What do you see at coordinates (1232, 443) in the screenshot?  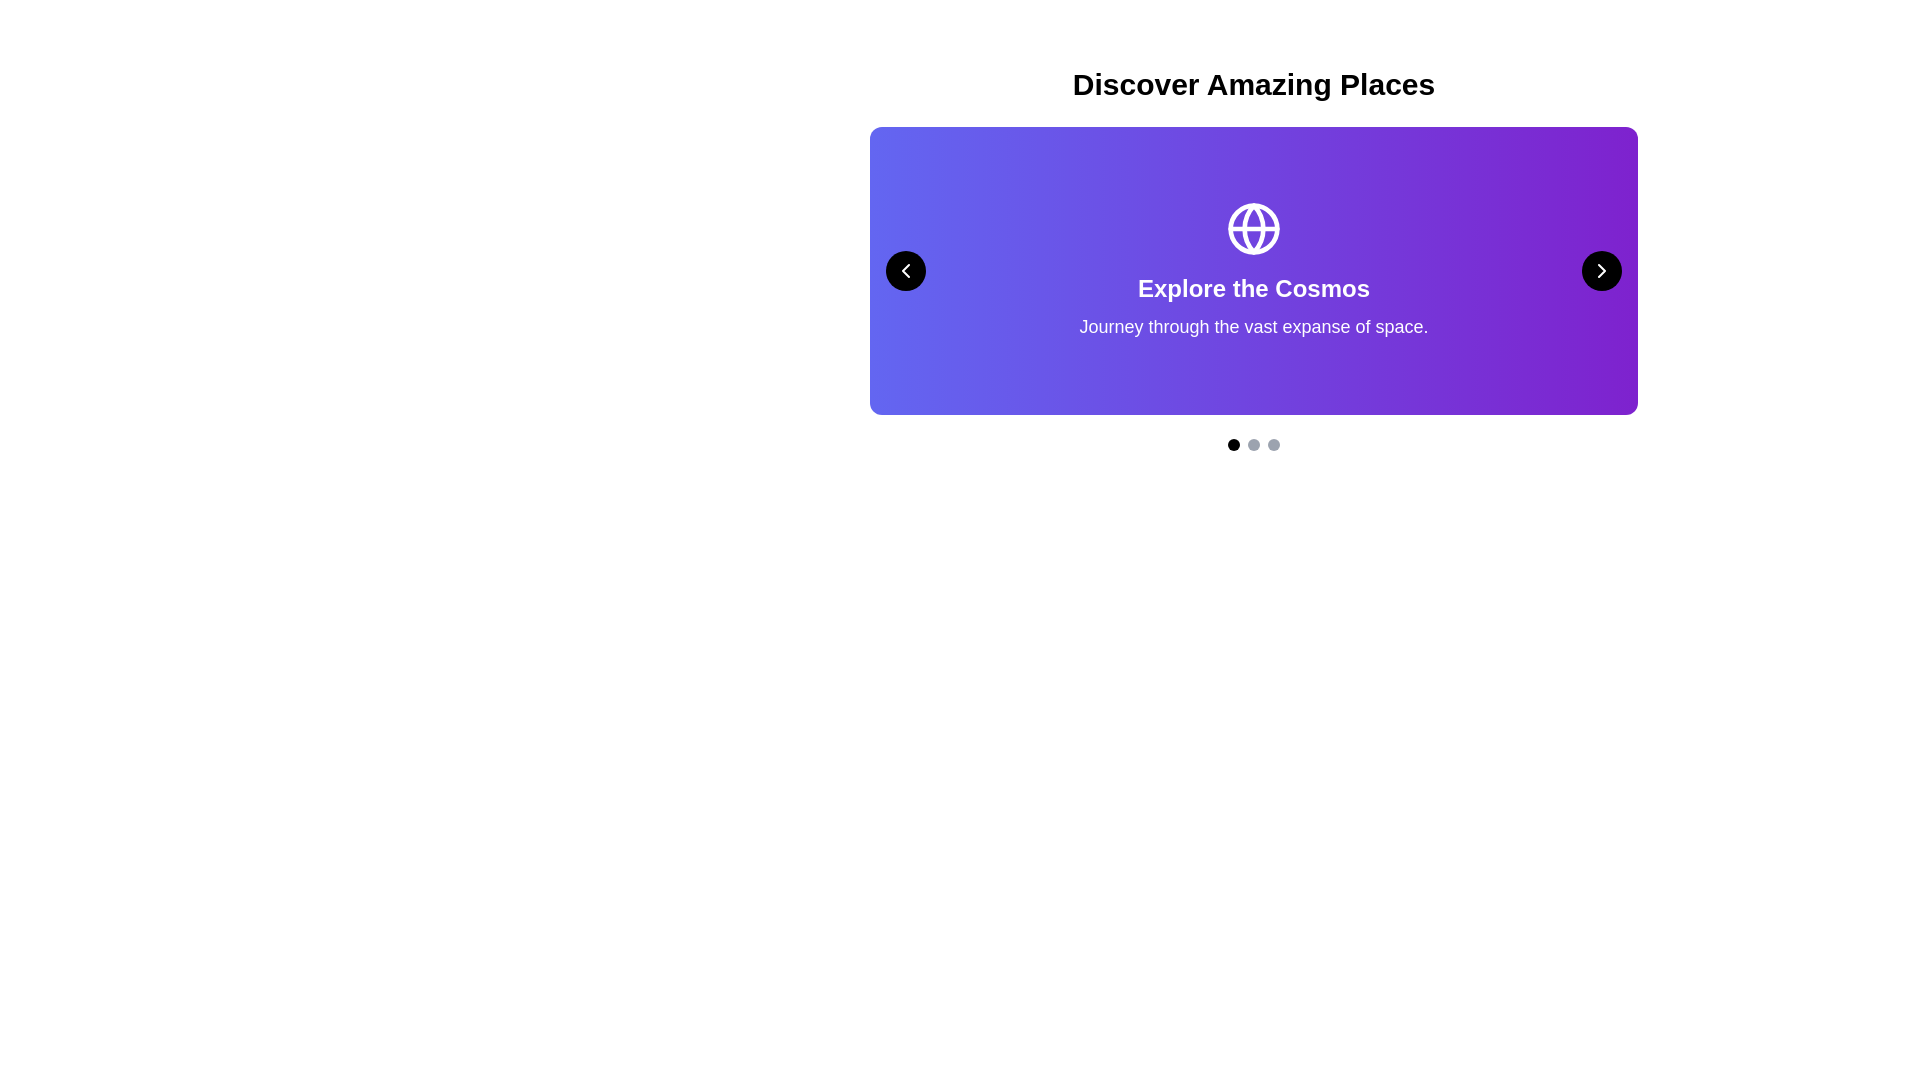 I see `the leftmost circular indicator in the bottom center of the interface for interaction` at bounding box center [1232, 443].